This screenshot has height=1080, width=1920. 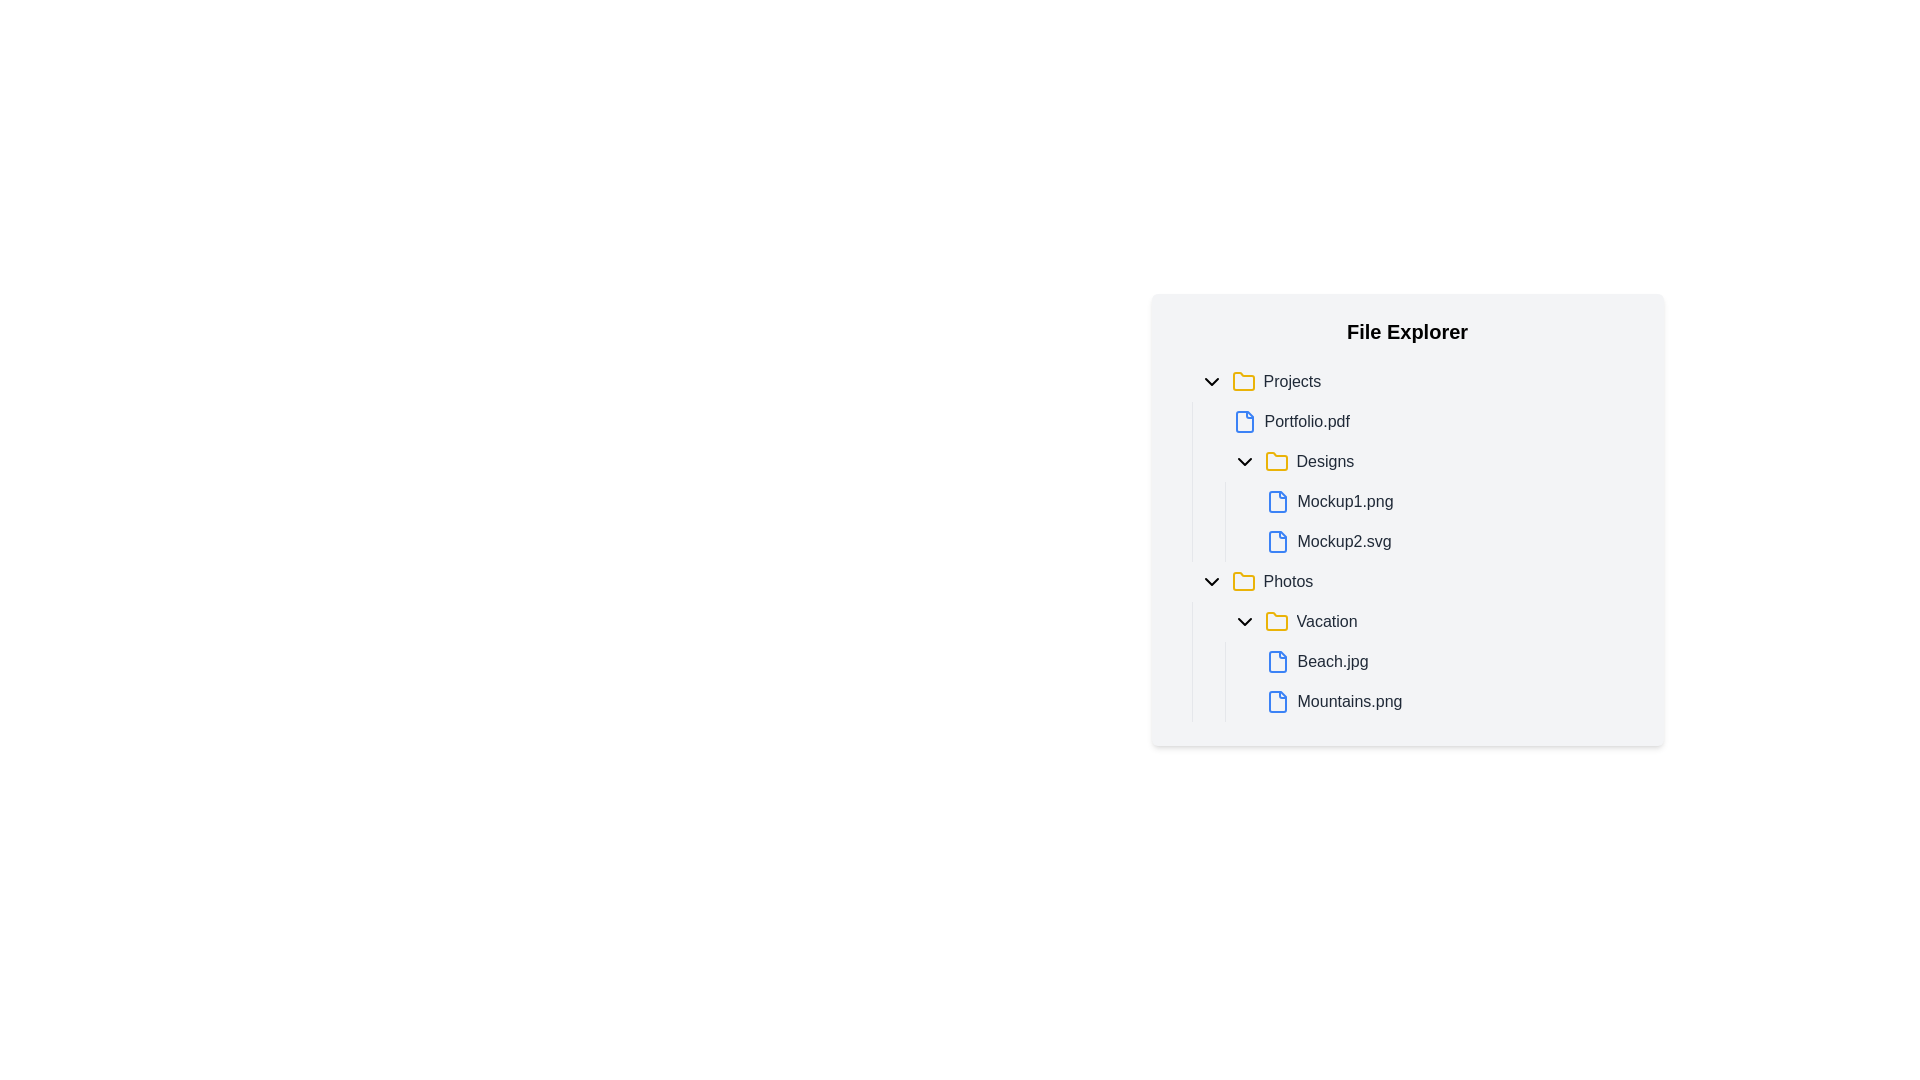 I want to click on the hierarchical list item in the 'Projects' section of the File Explorer, located between 'Portfolio.pdf' and 'Photos', so click(x=1414, y=482).